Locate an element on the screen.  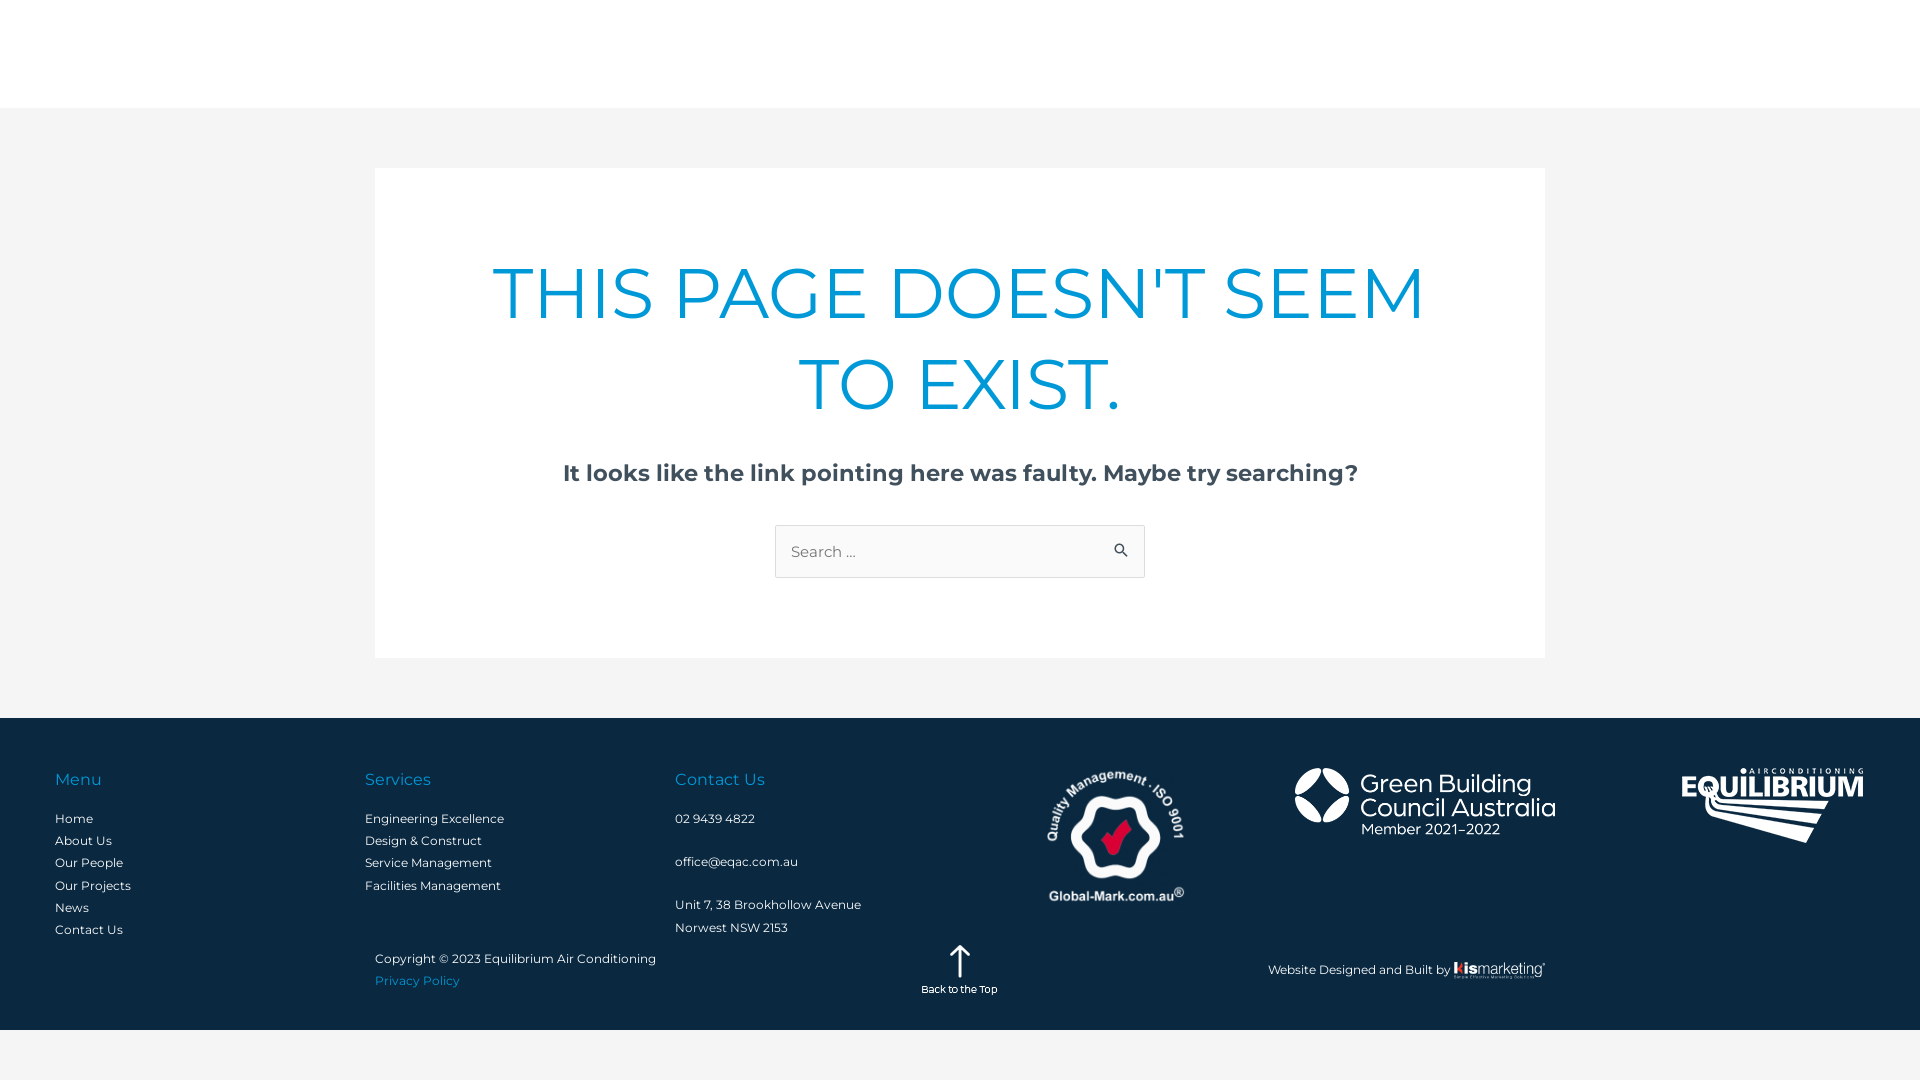
'Unit 7, 38 Brookhollow Avenue' is located at coordinates (675, 904).